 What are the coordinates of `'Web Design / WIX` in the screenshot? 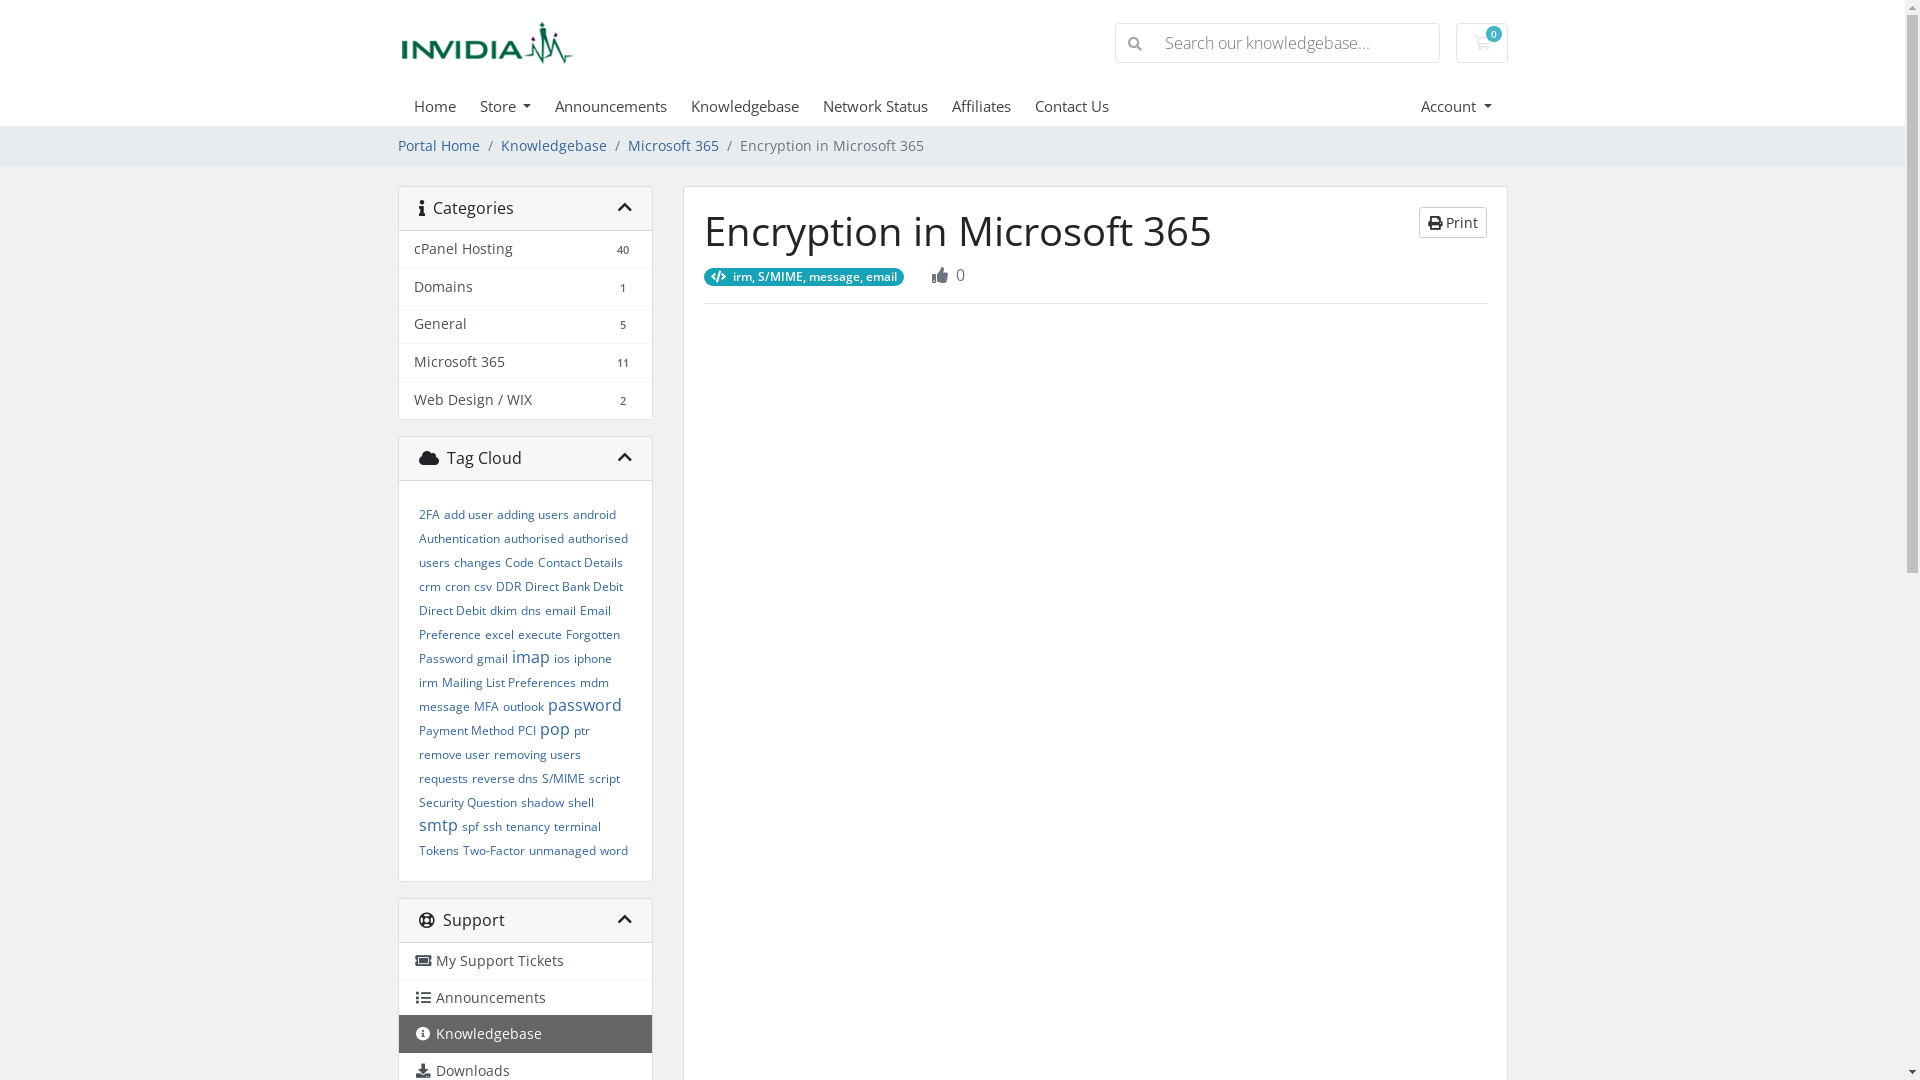 It's located at (524, 400).